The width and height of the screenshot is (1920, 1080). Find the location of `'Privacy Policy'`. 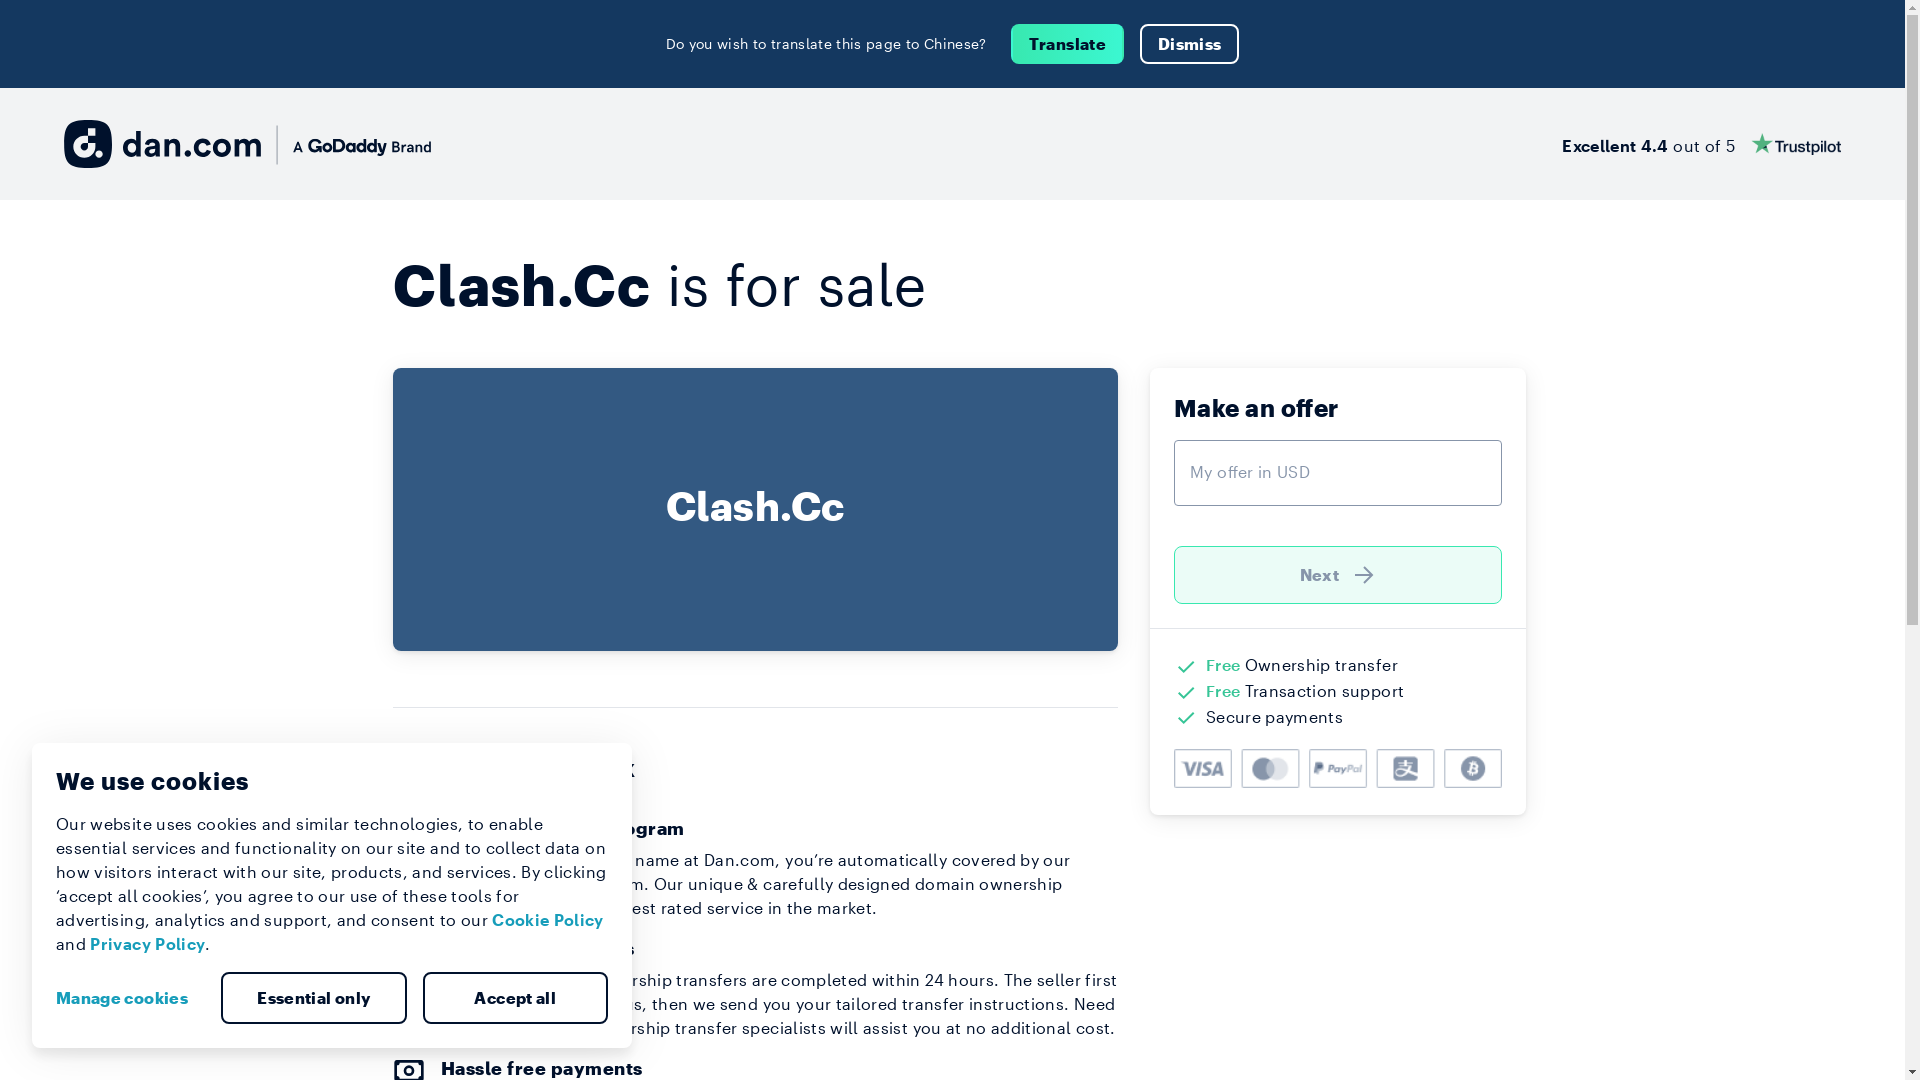

'Privacy Policy' is located at coordinates (89, 943).